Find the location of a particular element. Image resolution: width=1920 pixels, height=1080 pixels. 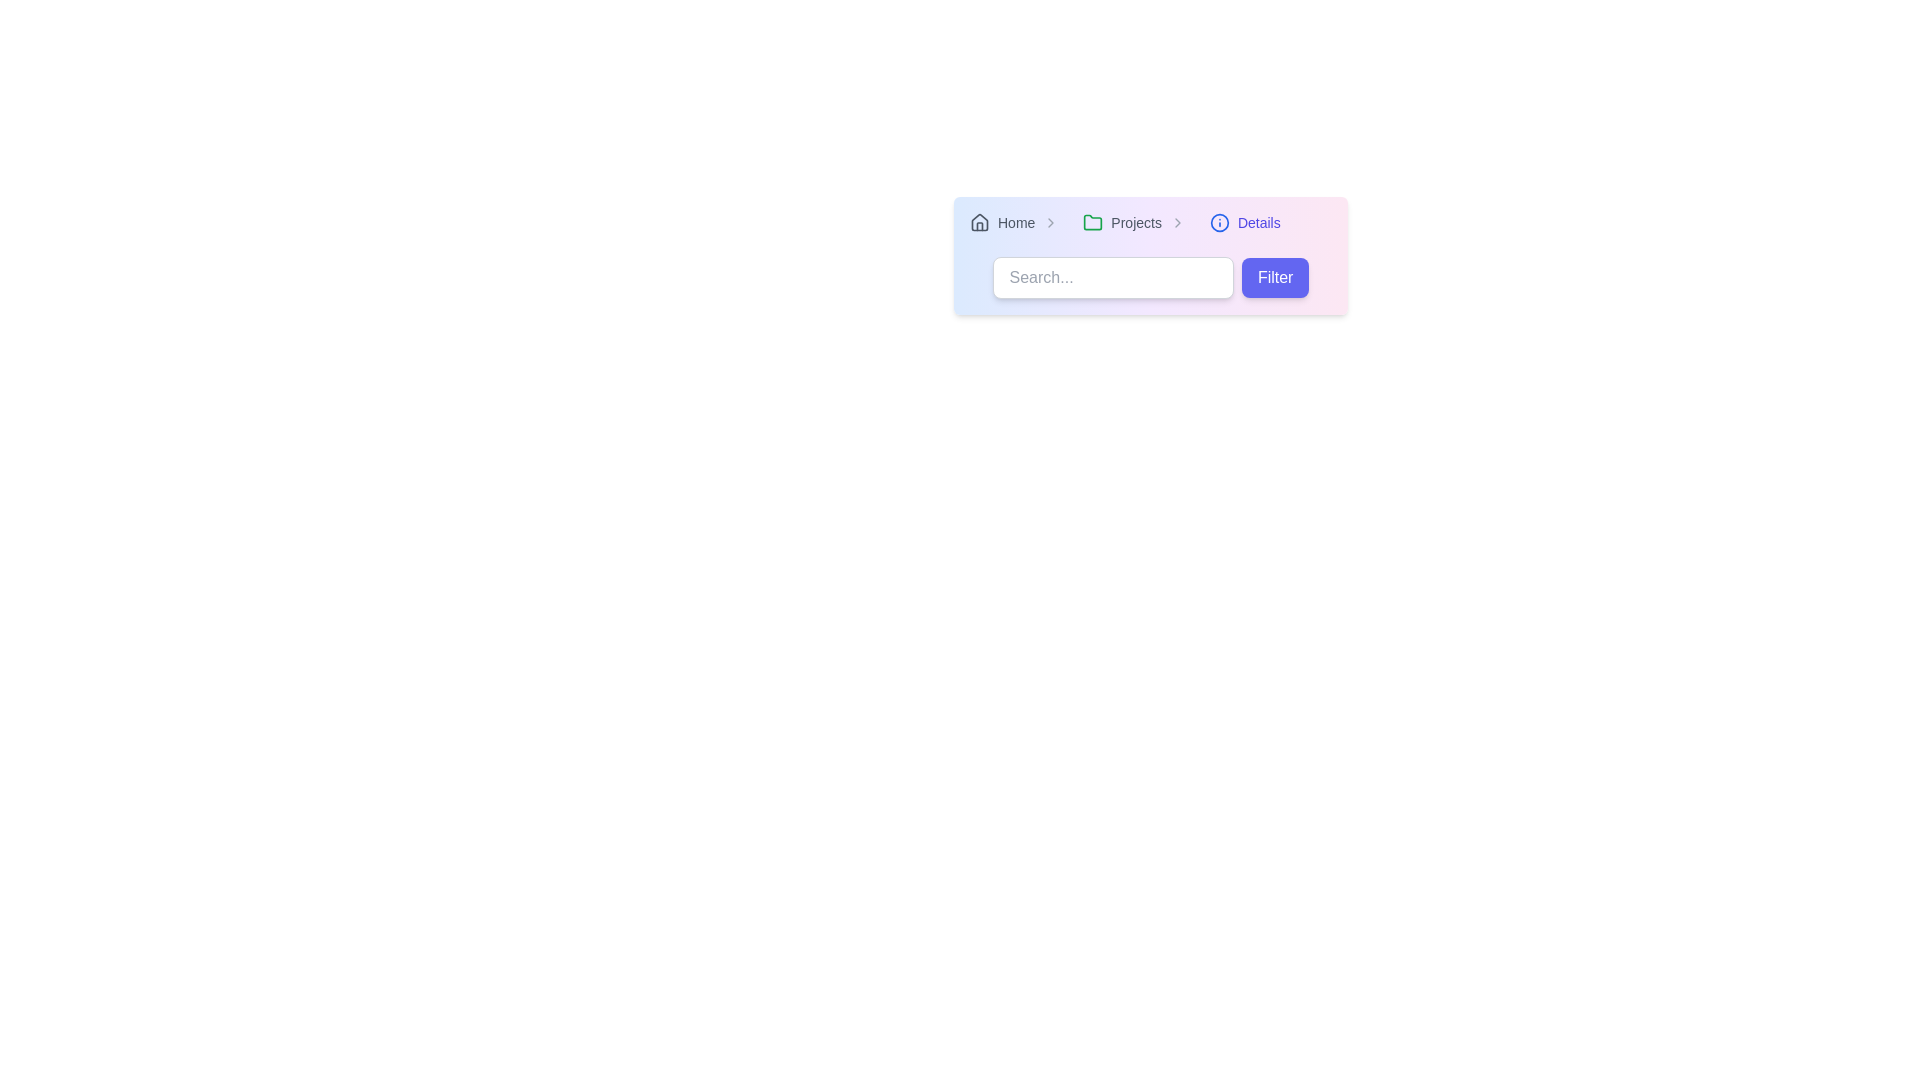

the text label displaying 'Projects' located in the breadcrumb navigation bar at the top center of the application interface is located at coordinates (1136, 223).